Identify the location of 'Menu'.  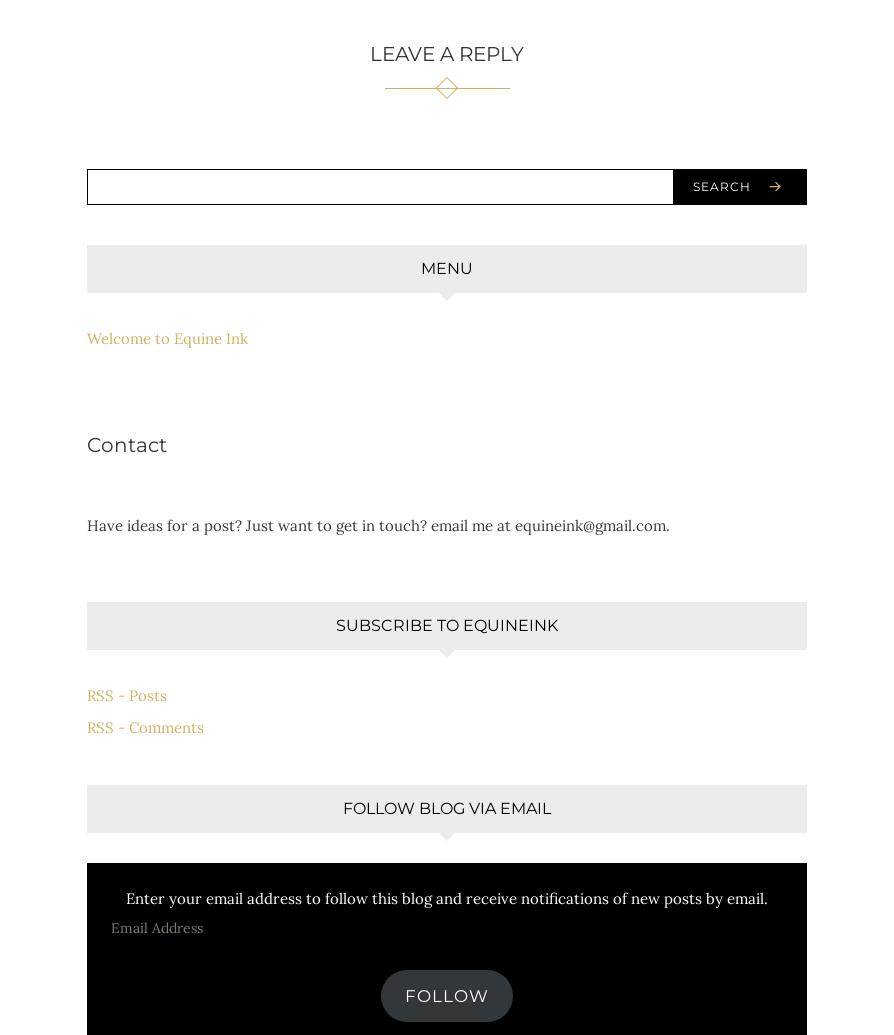
(447, 267).